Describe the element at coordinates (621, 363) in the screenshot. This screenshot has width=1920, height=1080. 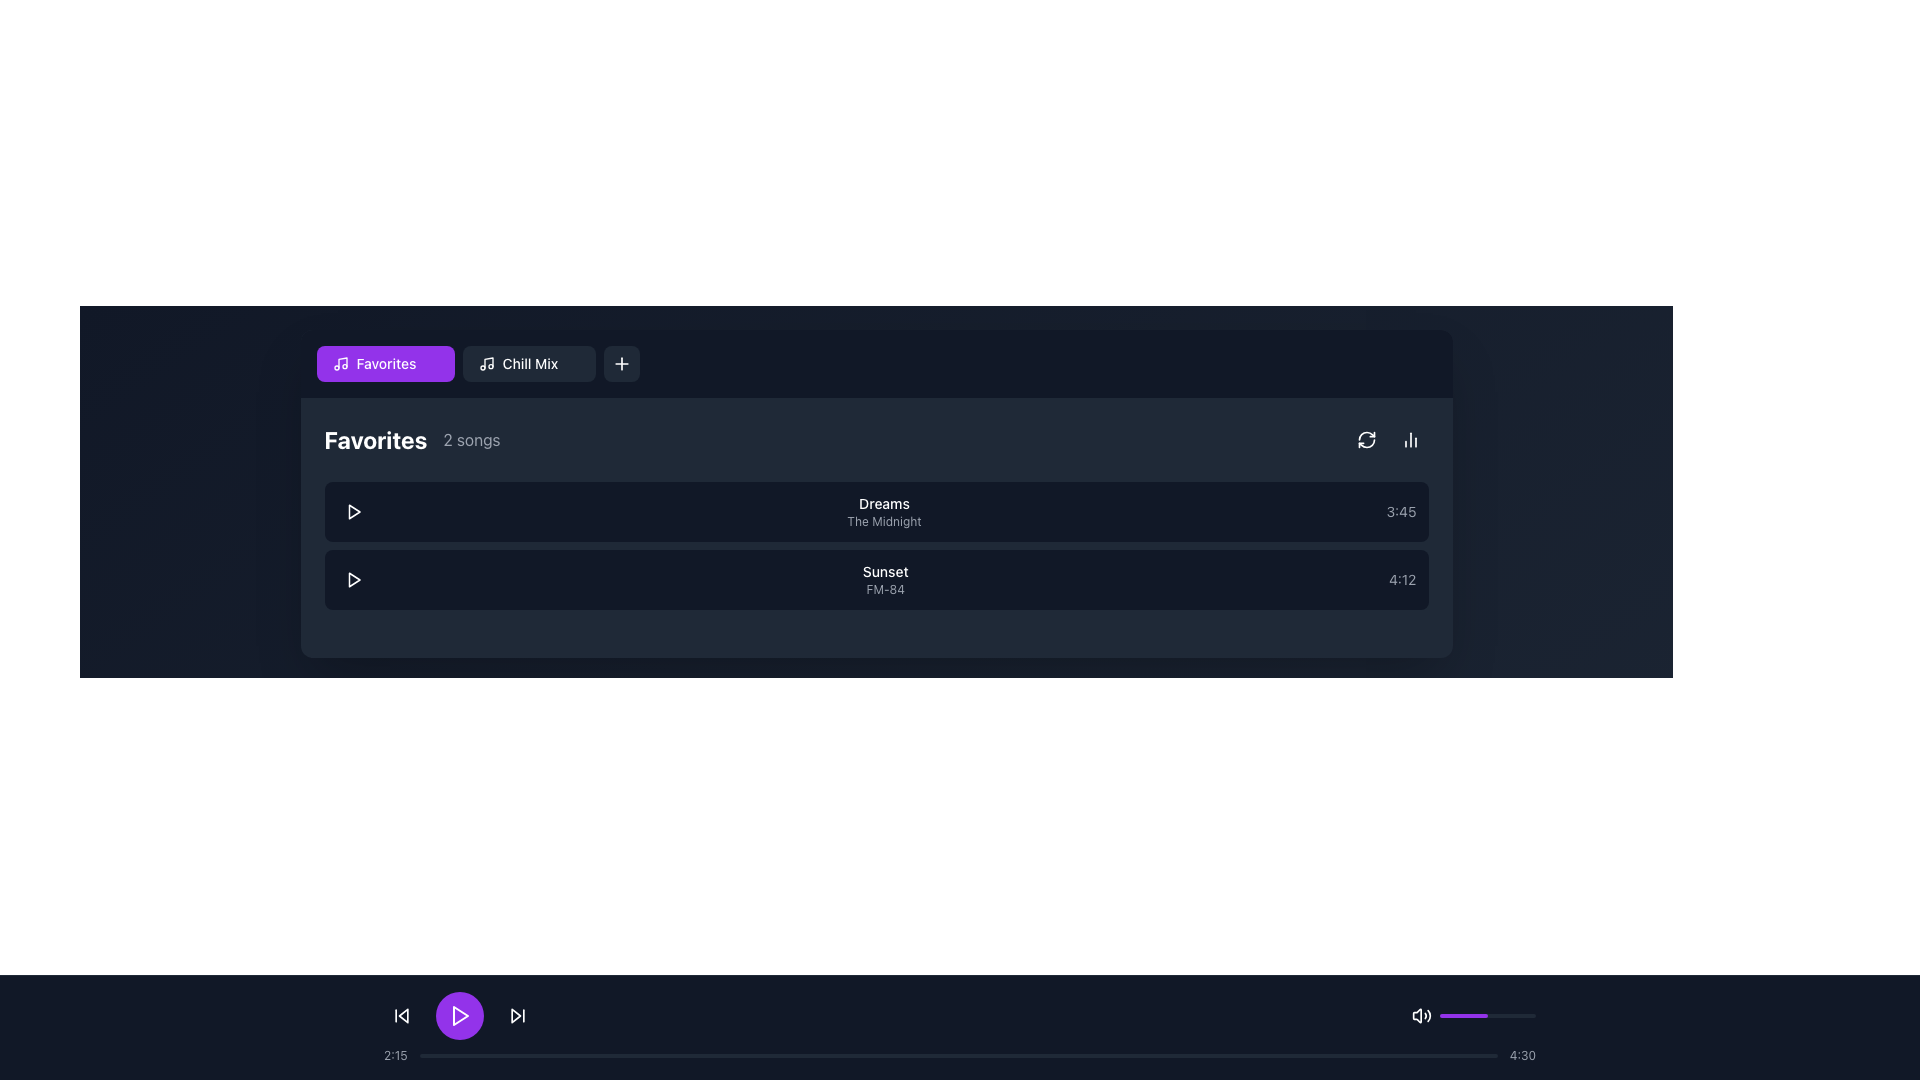
I see `the button with an embedded SVG icon located at the rightmost section of the toolbar` at that location.